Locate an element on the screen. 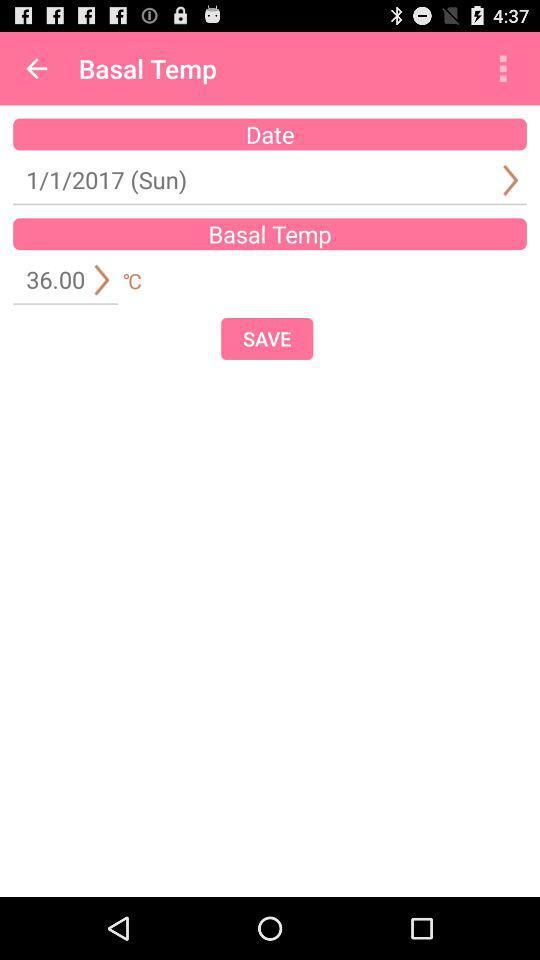  app next to basal temp icon is located at coordinates (502, 68).